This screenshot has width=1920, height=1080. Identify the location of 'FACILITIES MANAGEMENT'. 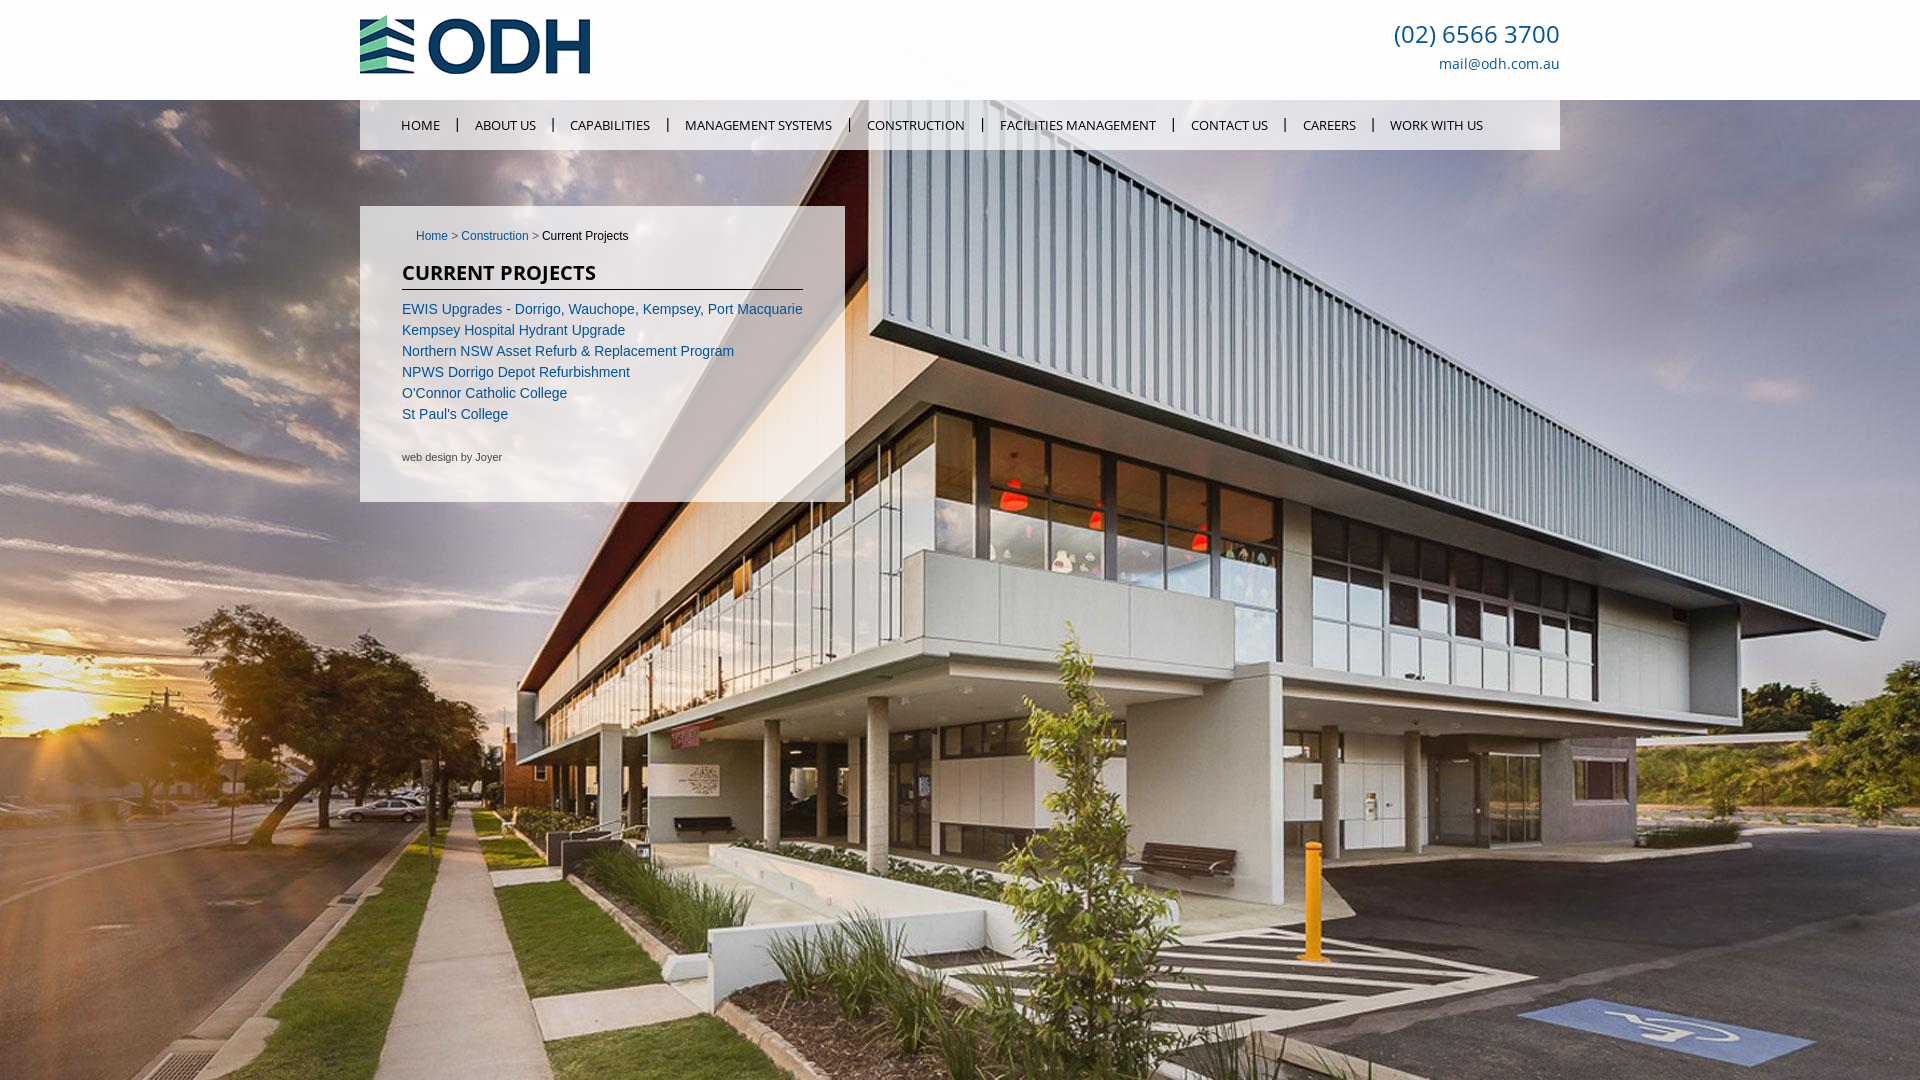
(1076, 124).